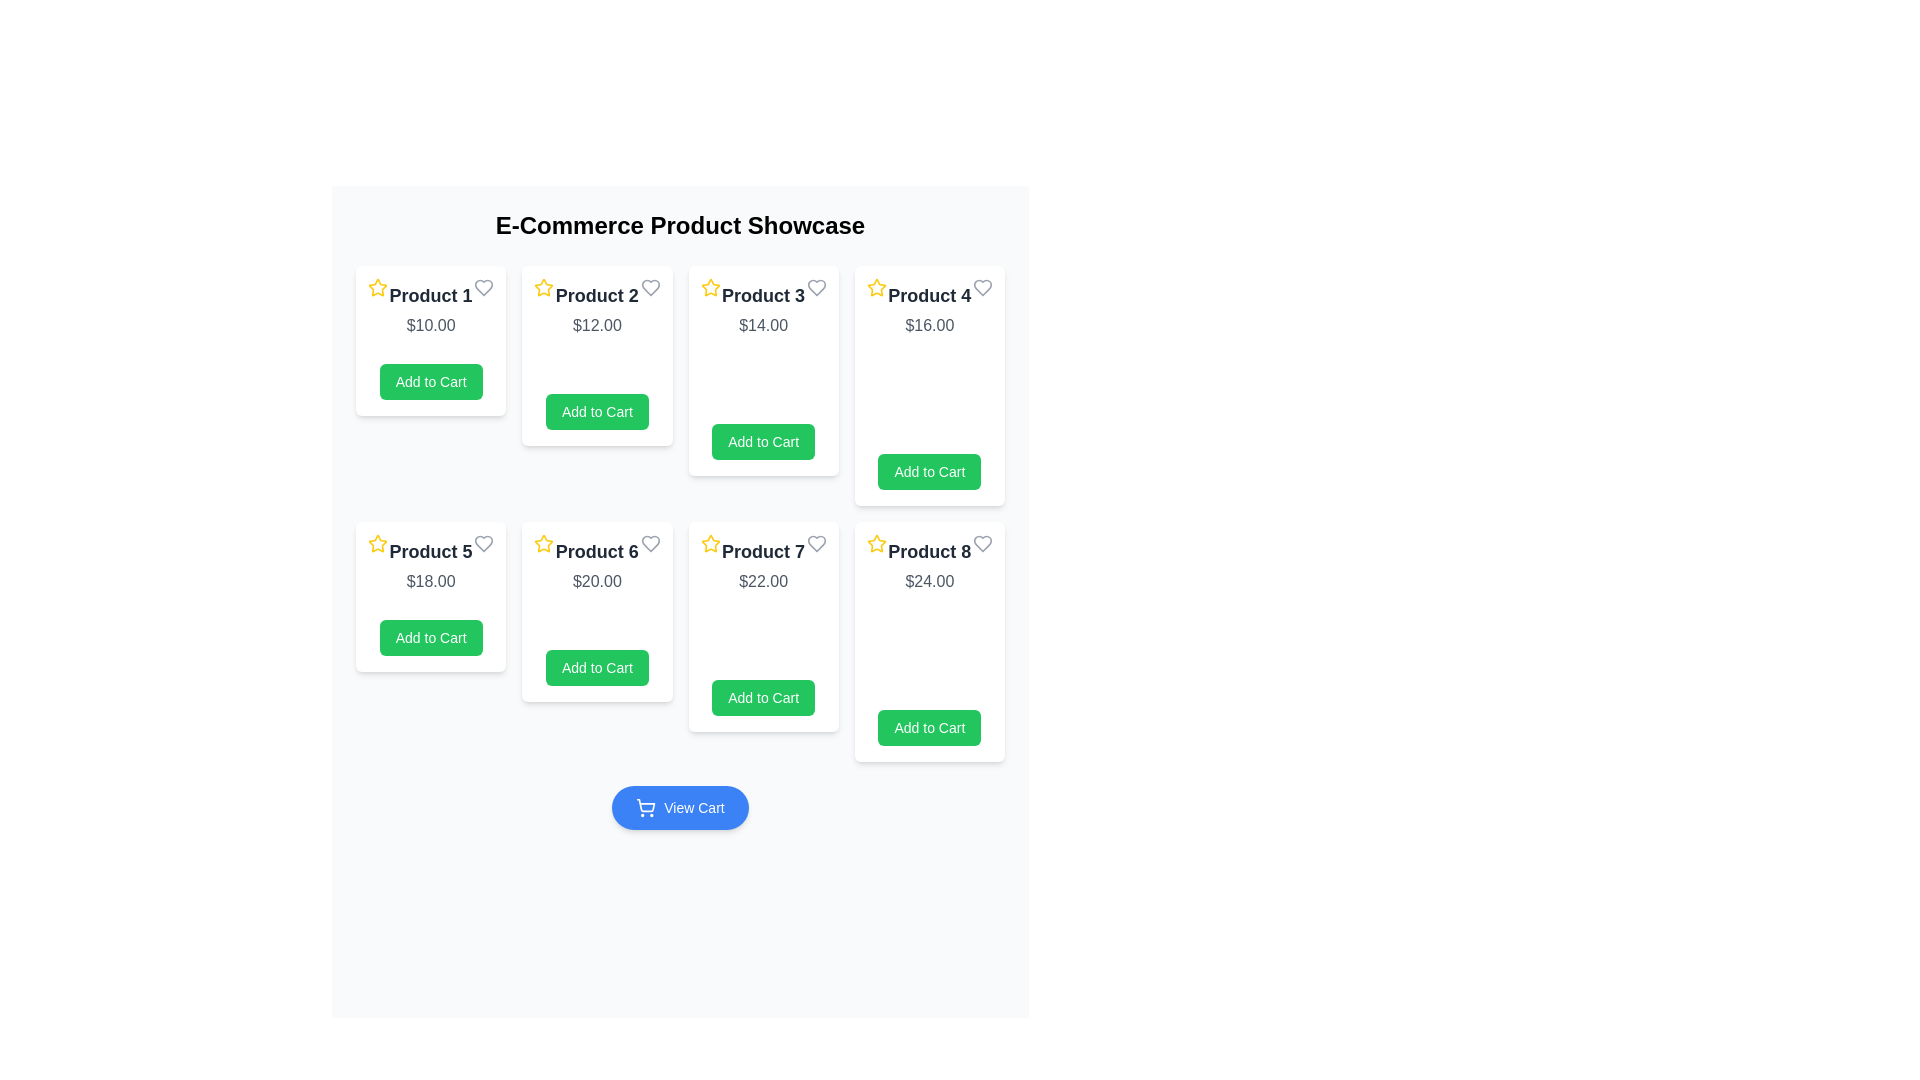 The width and height of the screenshot is (1920, 1080). What do you see at coordinates (596, 582) in the screenshot?
I see `price text label located at the bottom-center of the card for Product 6, situated between the product name and the 'Add to Cart' button` at bounding box center [596, 582].